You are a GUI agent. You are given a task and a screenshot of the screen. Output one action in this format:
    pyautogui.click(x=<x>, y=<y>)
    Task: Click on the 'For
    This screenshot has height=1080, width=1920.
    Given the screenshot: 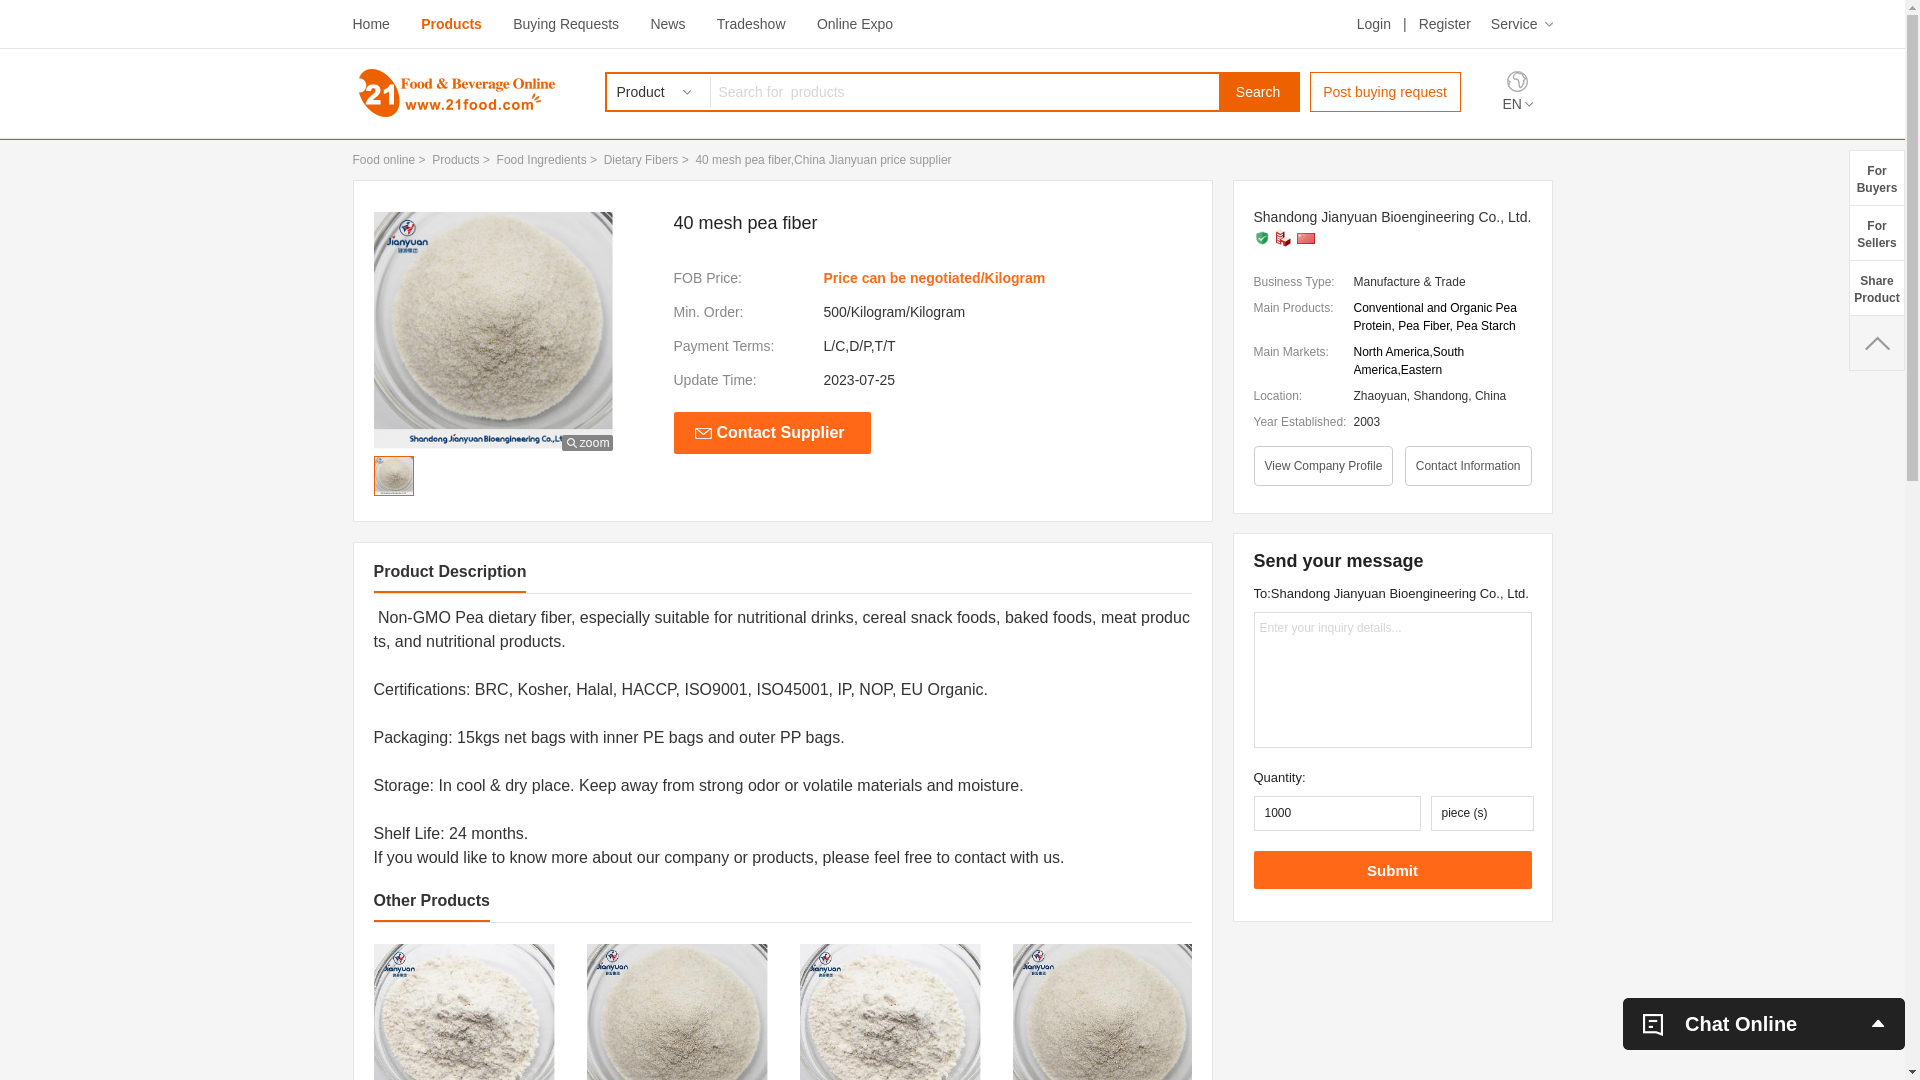 What is the action you would take?
    pyautogui.click(x=1875, y=176)
    